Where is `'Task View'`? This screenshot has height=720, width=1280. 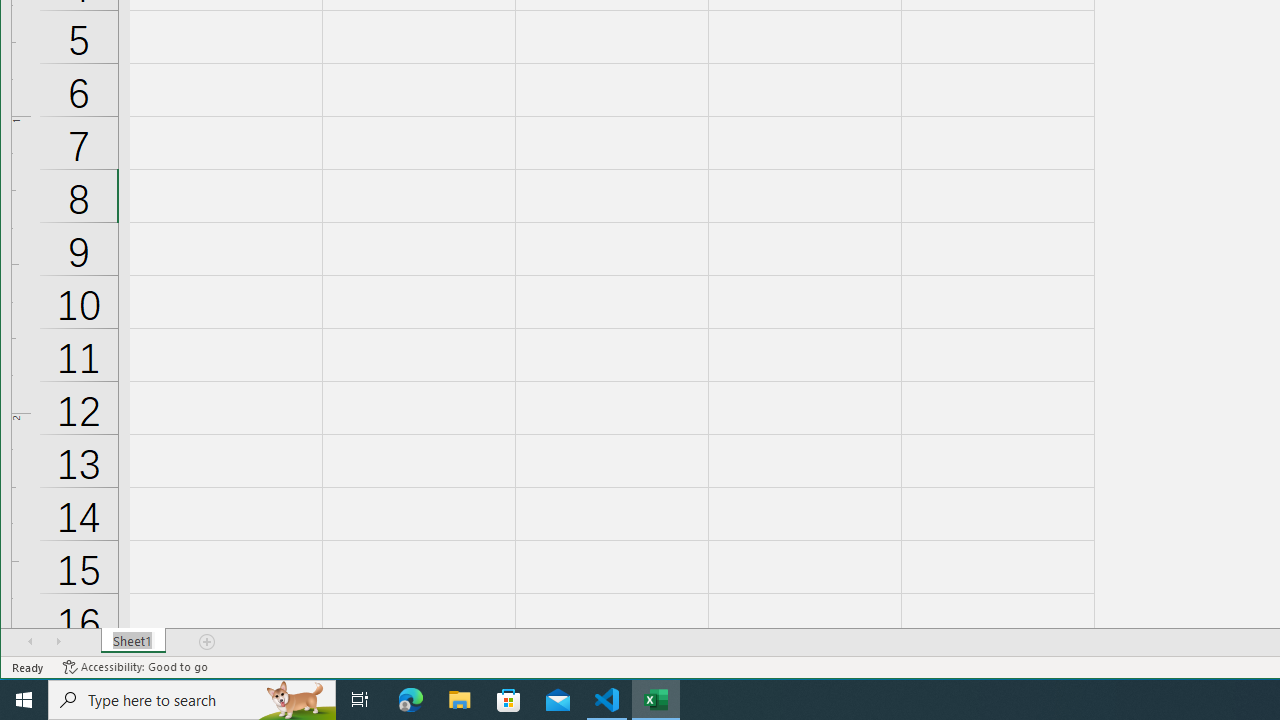
'Task View' is located at coordinates (359, 698).